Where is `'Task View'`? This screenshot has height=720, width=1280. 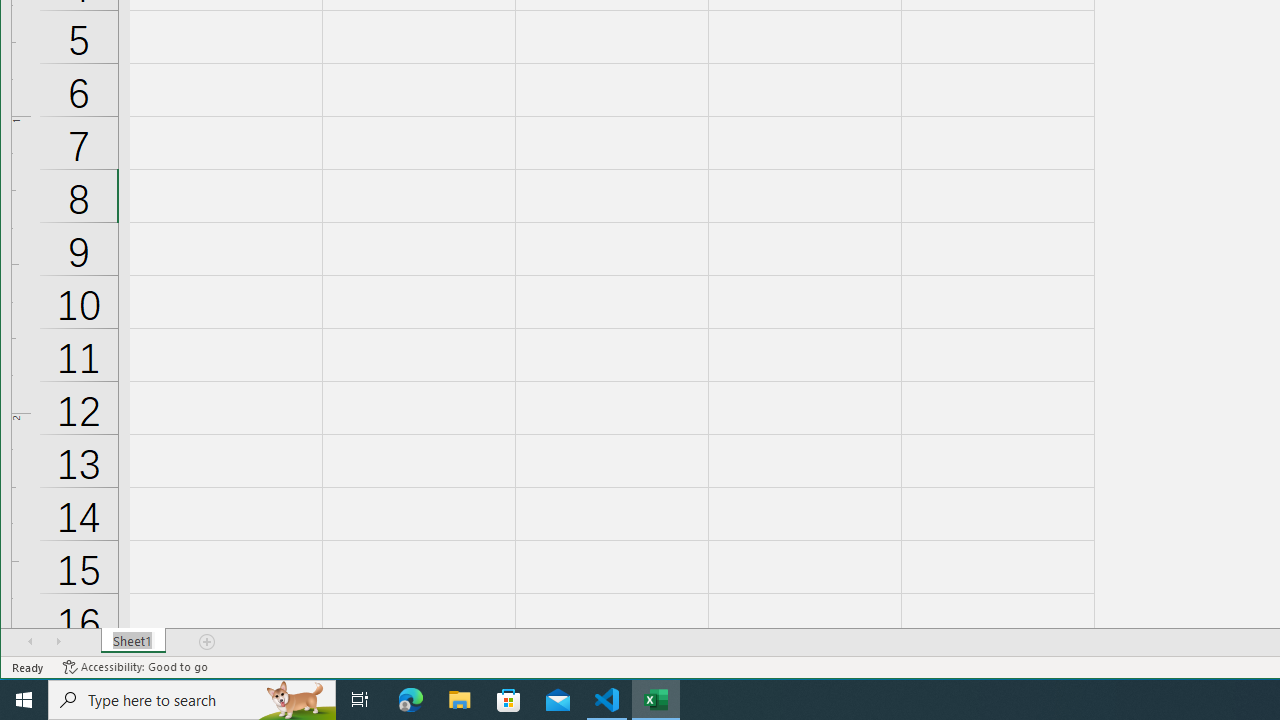
'Task View' is located at coordinates (359, 698).